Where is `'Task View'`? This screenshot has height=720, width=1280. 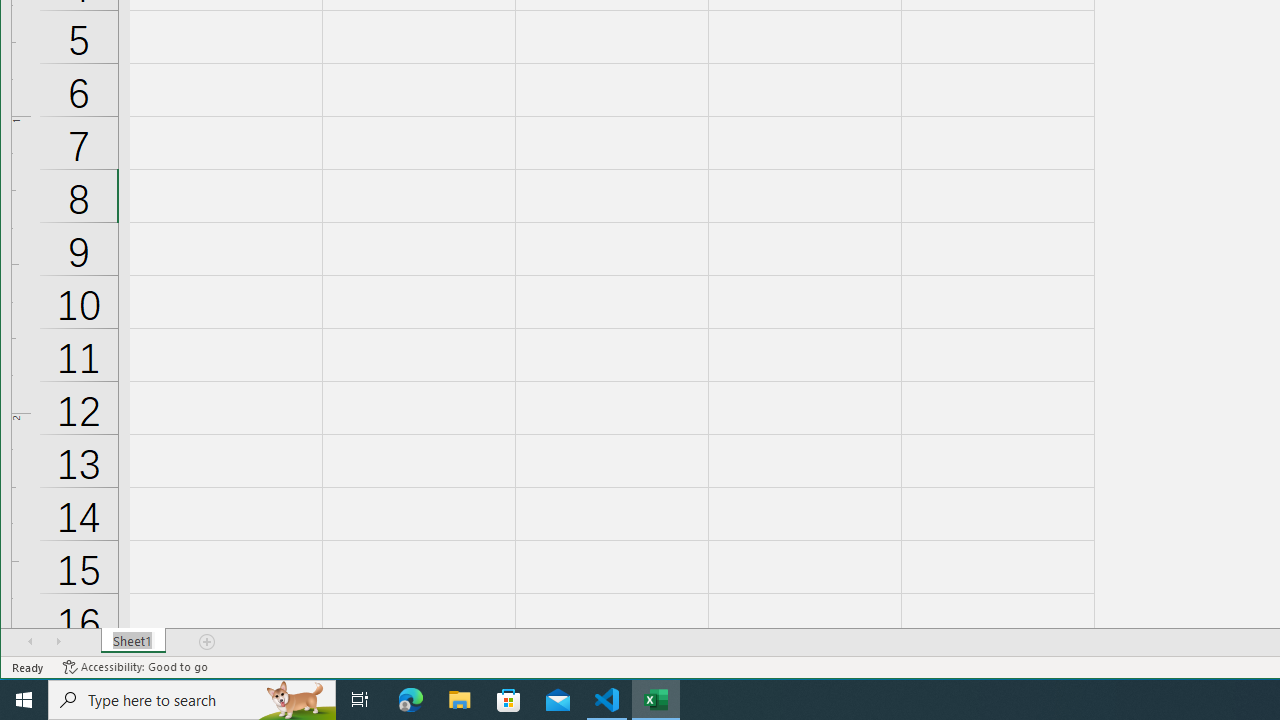
'Task View' is located at coordinates (359, 698).